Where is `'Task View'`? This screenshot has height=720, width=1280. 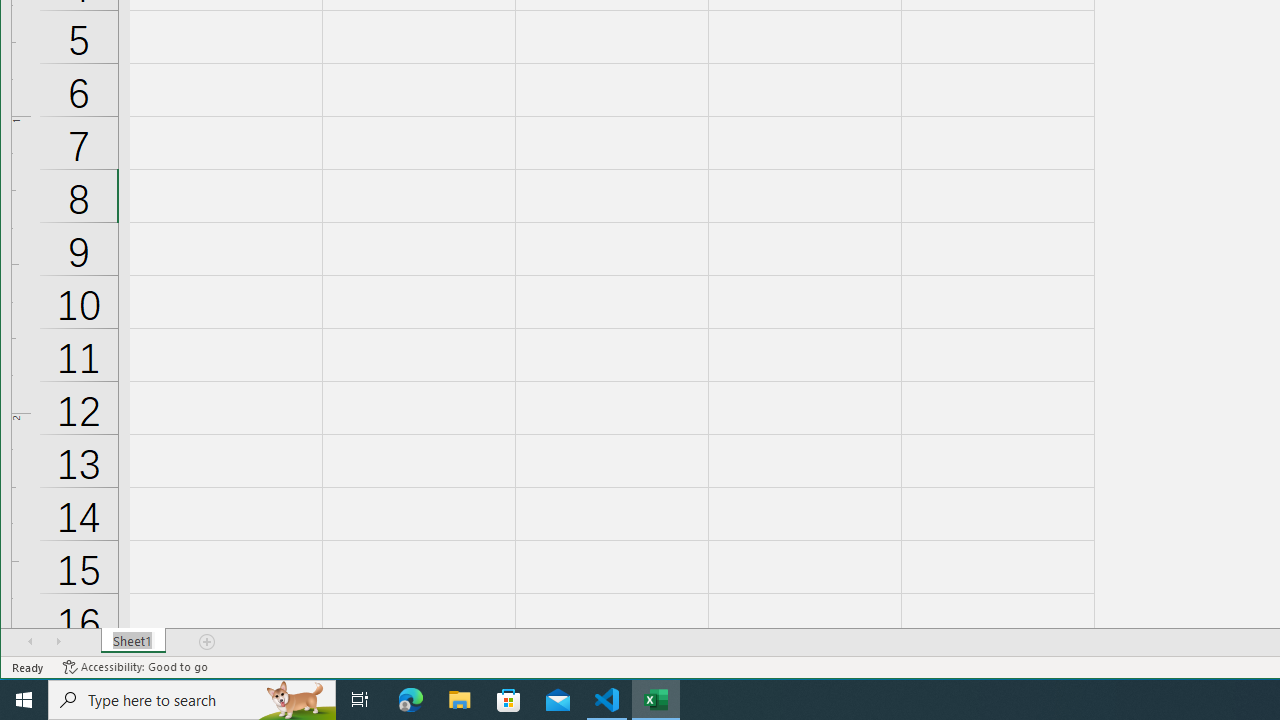
'Task View' is located at coordinates (359, 698).